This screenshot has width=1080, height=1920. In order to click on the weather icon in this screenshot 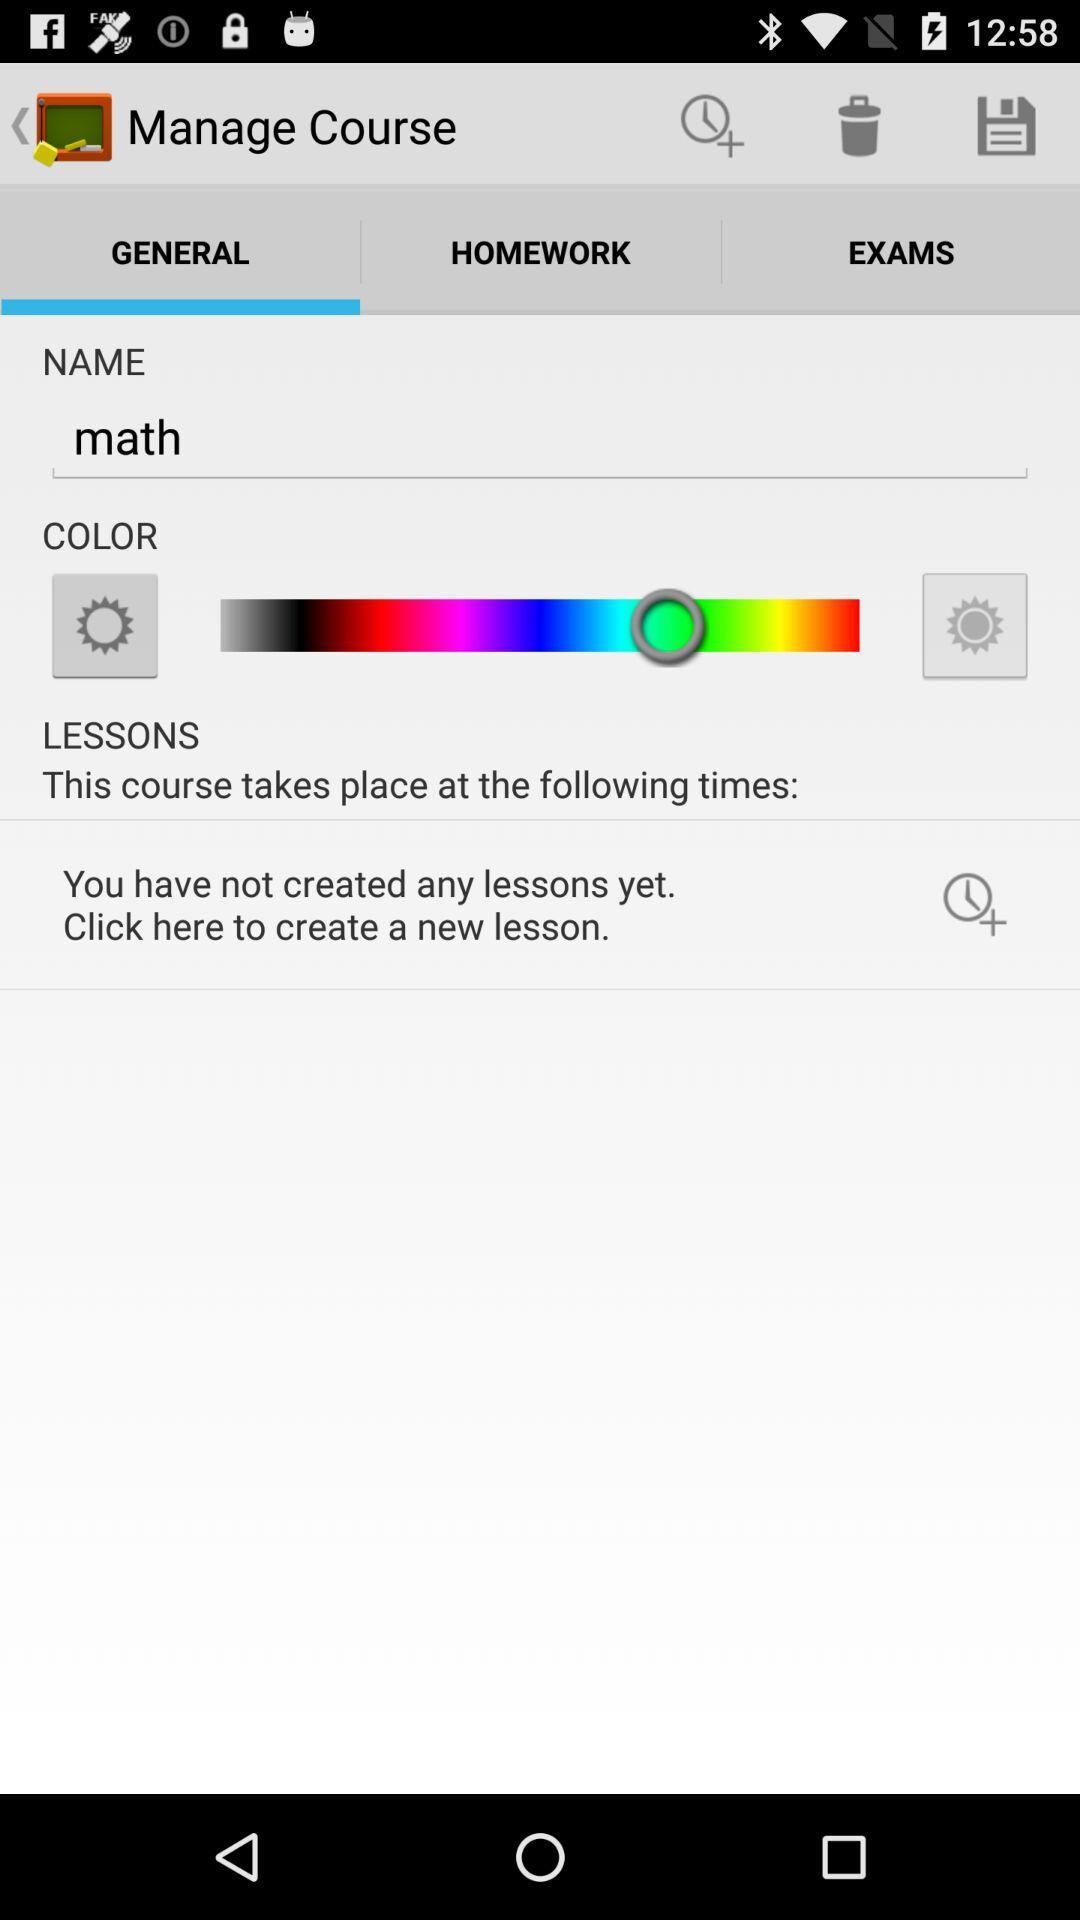, I will do `click(104, 669)`.